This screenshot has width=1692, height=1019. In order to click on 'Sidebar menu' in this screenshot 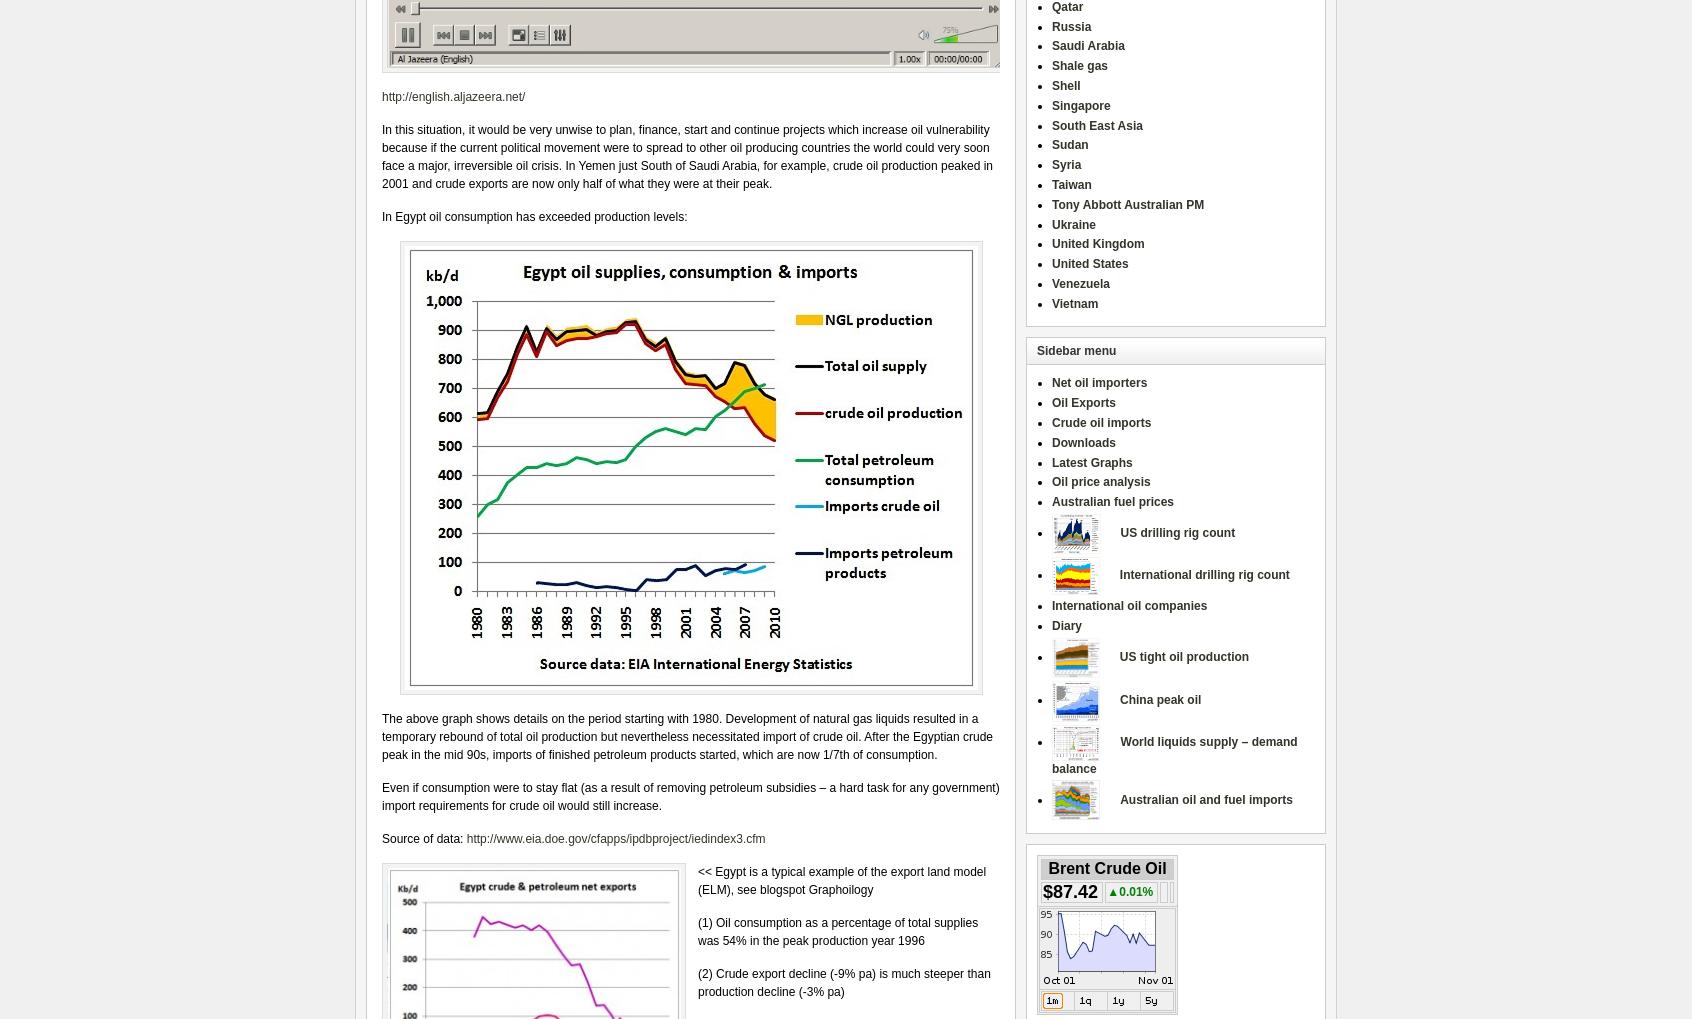, I will do `click(1076, 350)`.